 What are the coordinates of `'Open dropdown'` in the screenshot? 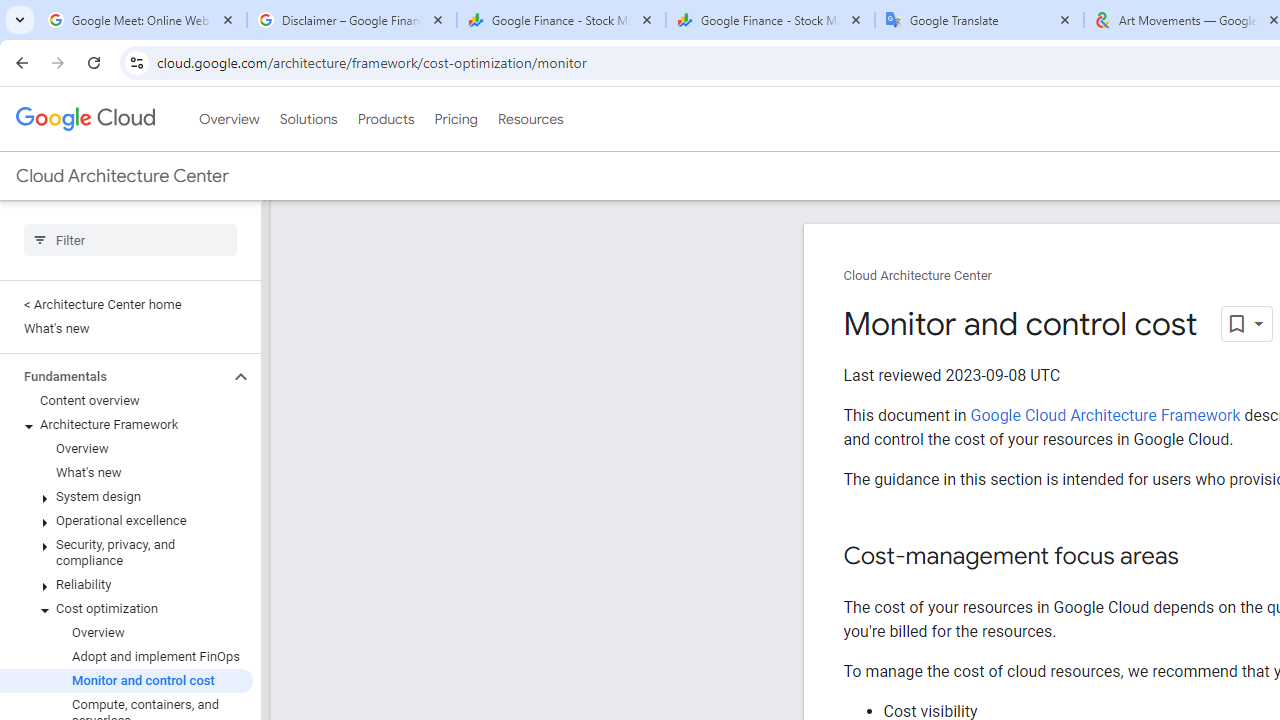 It's located at (1245, 323).